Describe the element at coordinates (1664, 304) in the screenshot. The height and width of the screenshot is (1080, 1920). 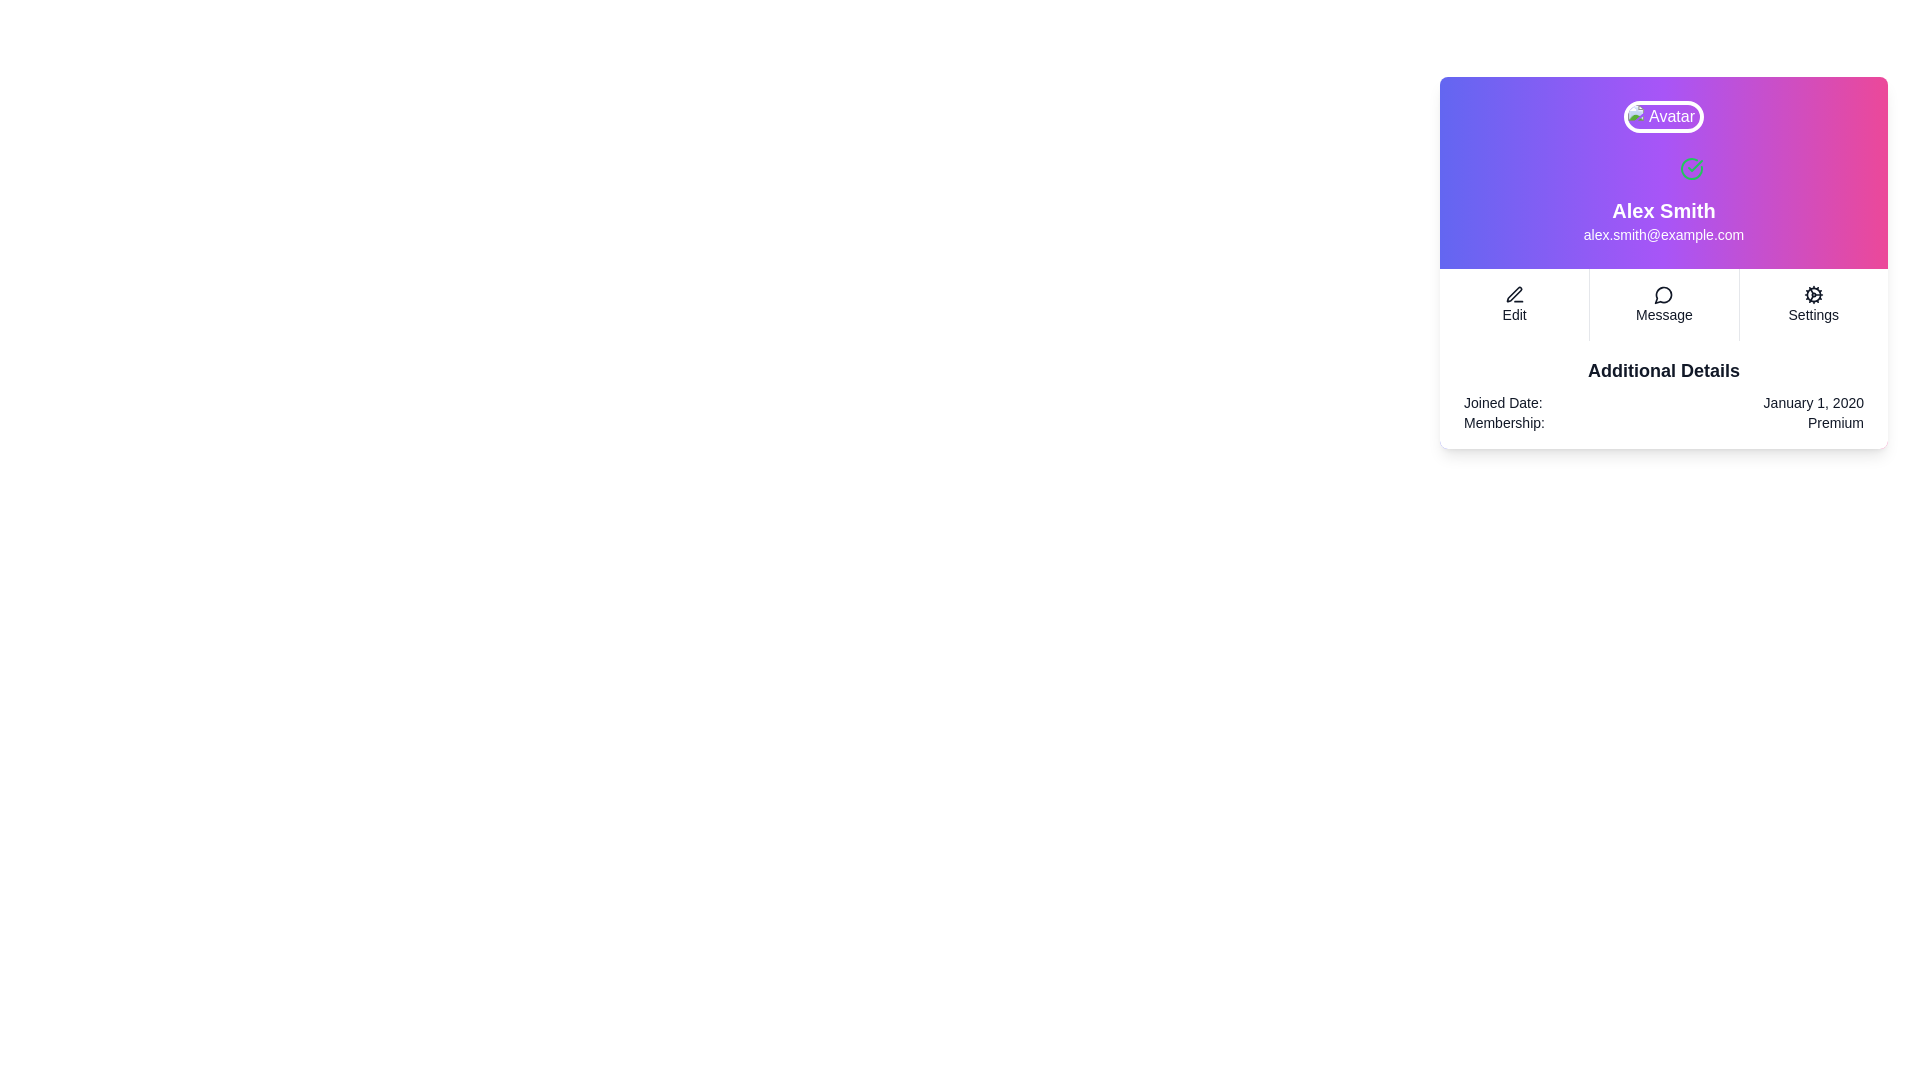
I see `the 'Message' button, which is located in the middle column of a three-column row` at that location.